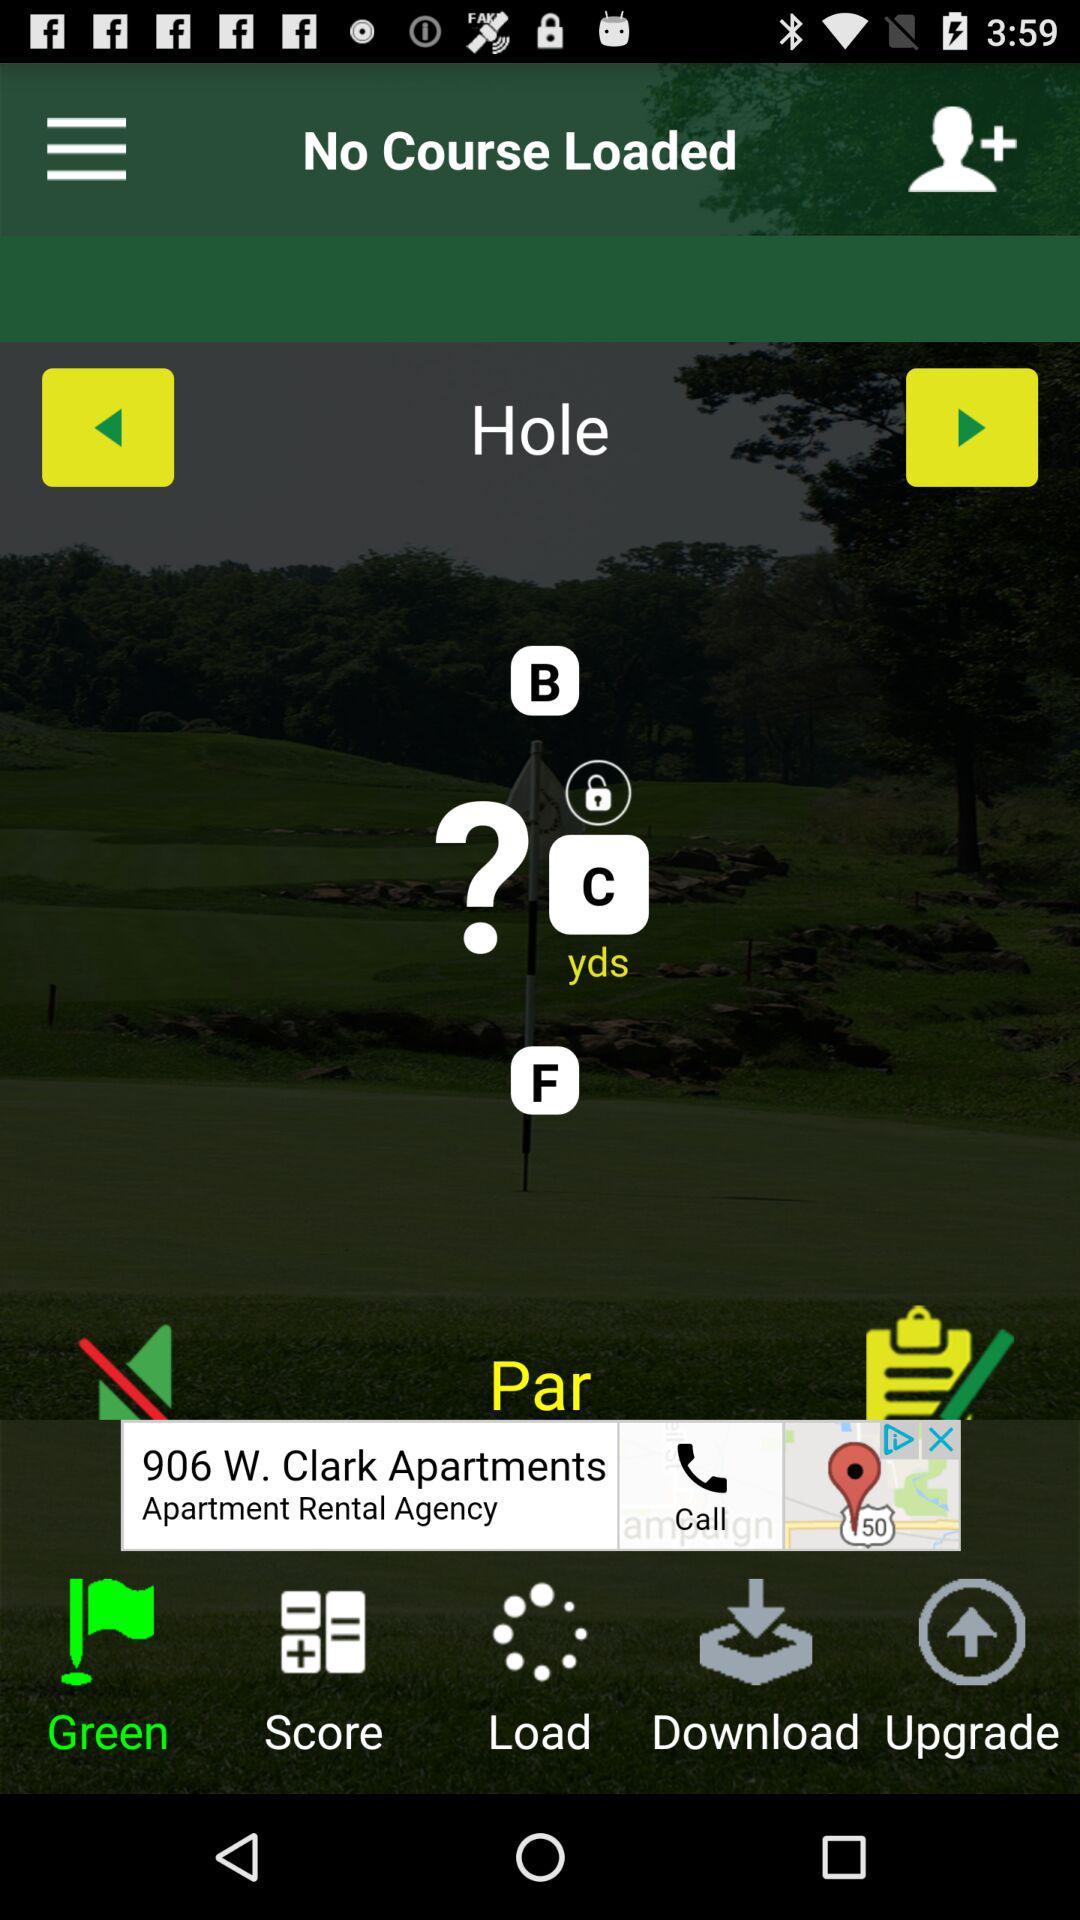  What do you see at coordinates (77, 148) in the screenshot?
I see `menu button` at bounding box center [77, 148].